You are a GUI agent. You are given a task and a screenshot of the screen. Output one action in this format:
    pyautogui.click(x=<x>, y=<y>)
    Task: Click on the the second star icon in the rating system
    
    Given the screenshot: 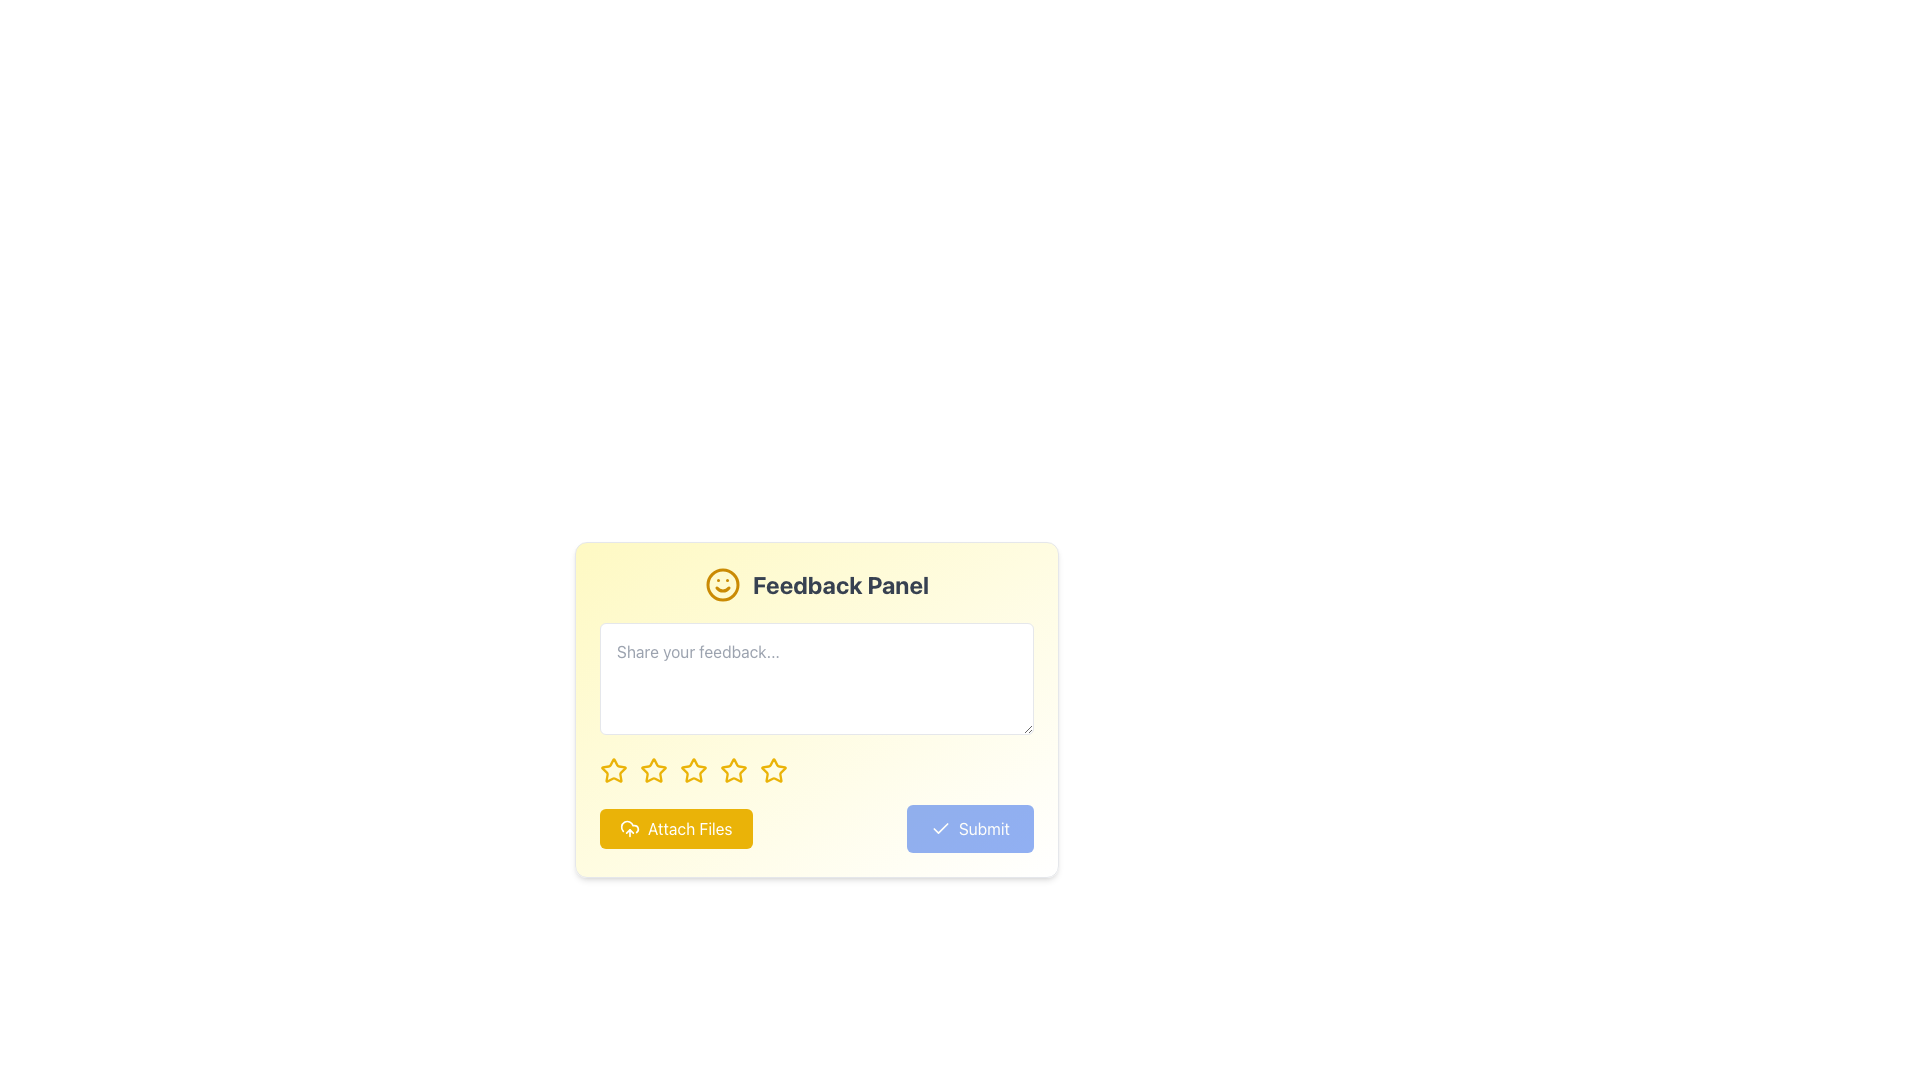 What is the action you would take?
    pyautogui.click(x=653, y=770)
    